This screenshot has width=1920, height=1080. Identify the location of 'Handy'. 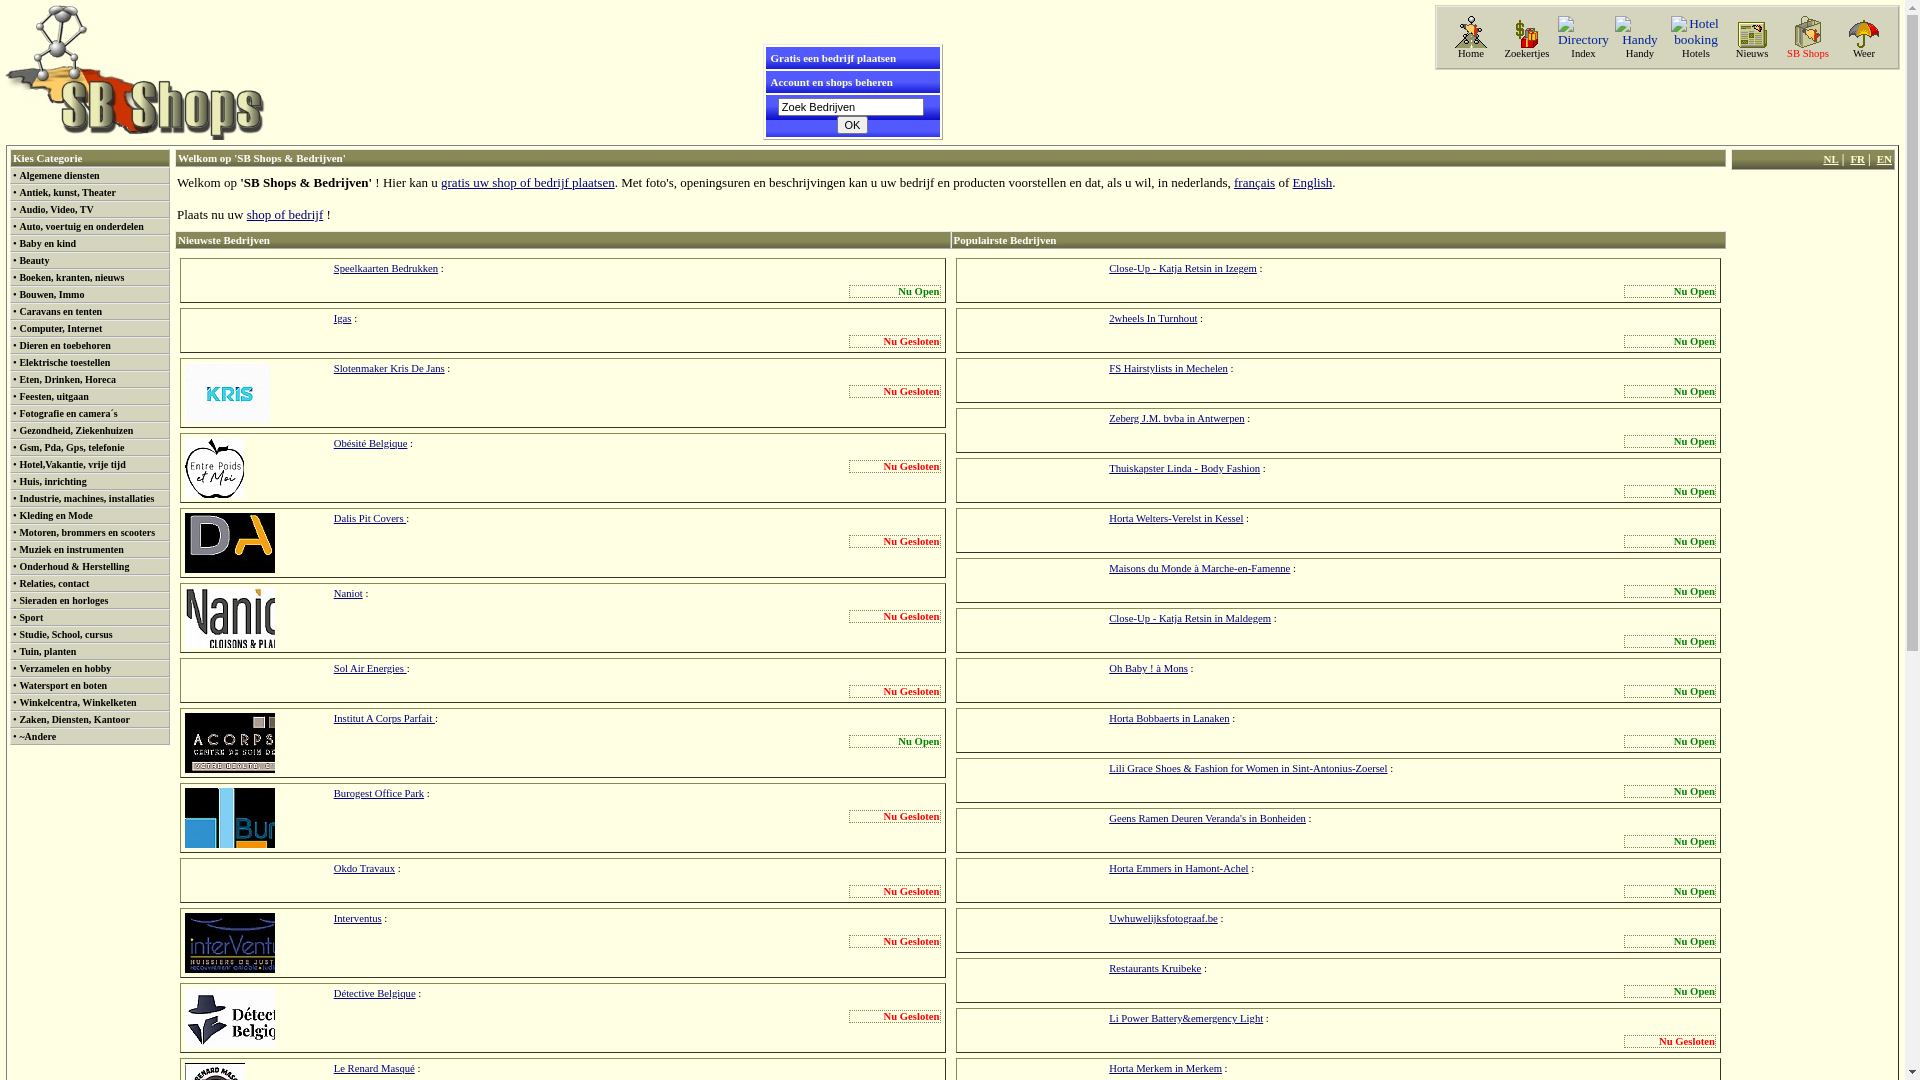
(1640, 52).